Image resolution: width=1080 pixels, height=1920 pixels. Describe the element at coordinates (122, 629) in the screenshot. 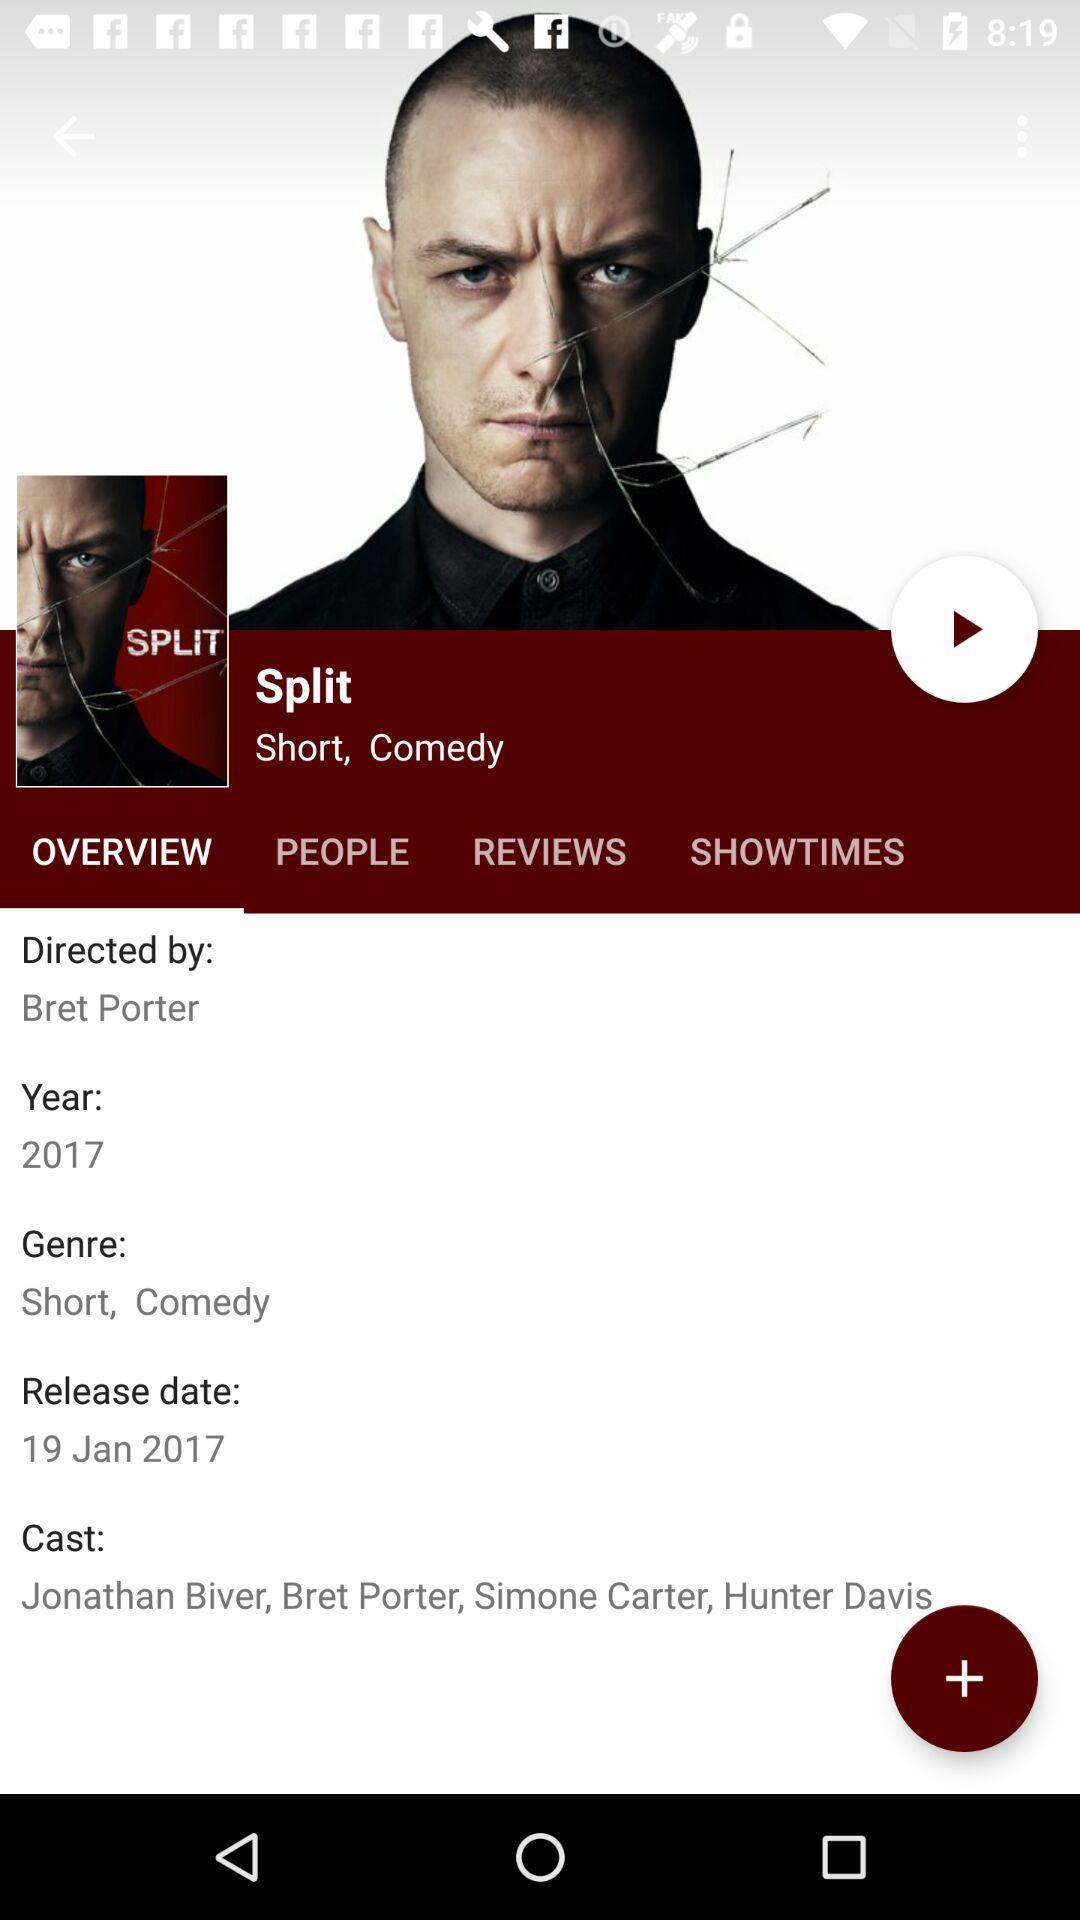

I see `open image` at that location.